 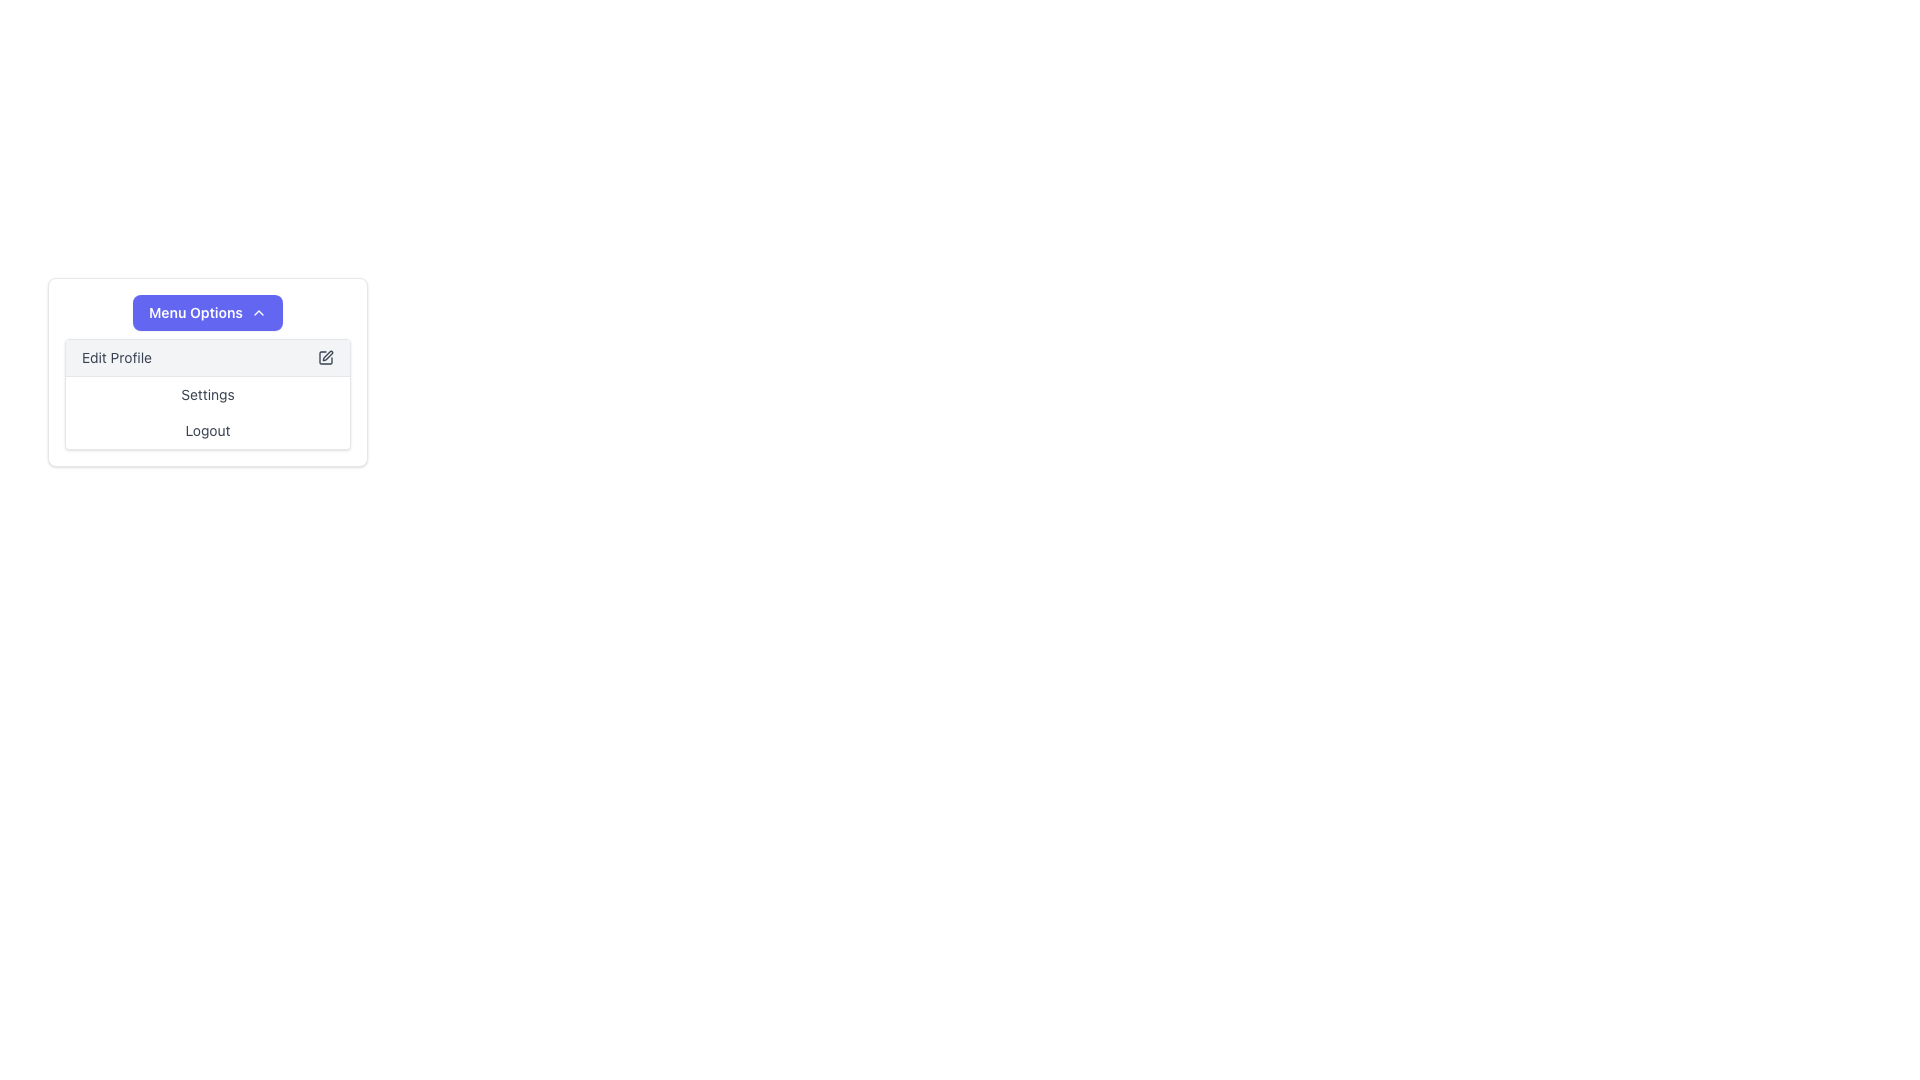 What do you see at coordinates (207, 394) in the screenshot?
I see `the 'Settings' option in the vertical menu located below the 'Menu Options' header` at bounding box center [207, 394].